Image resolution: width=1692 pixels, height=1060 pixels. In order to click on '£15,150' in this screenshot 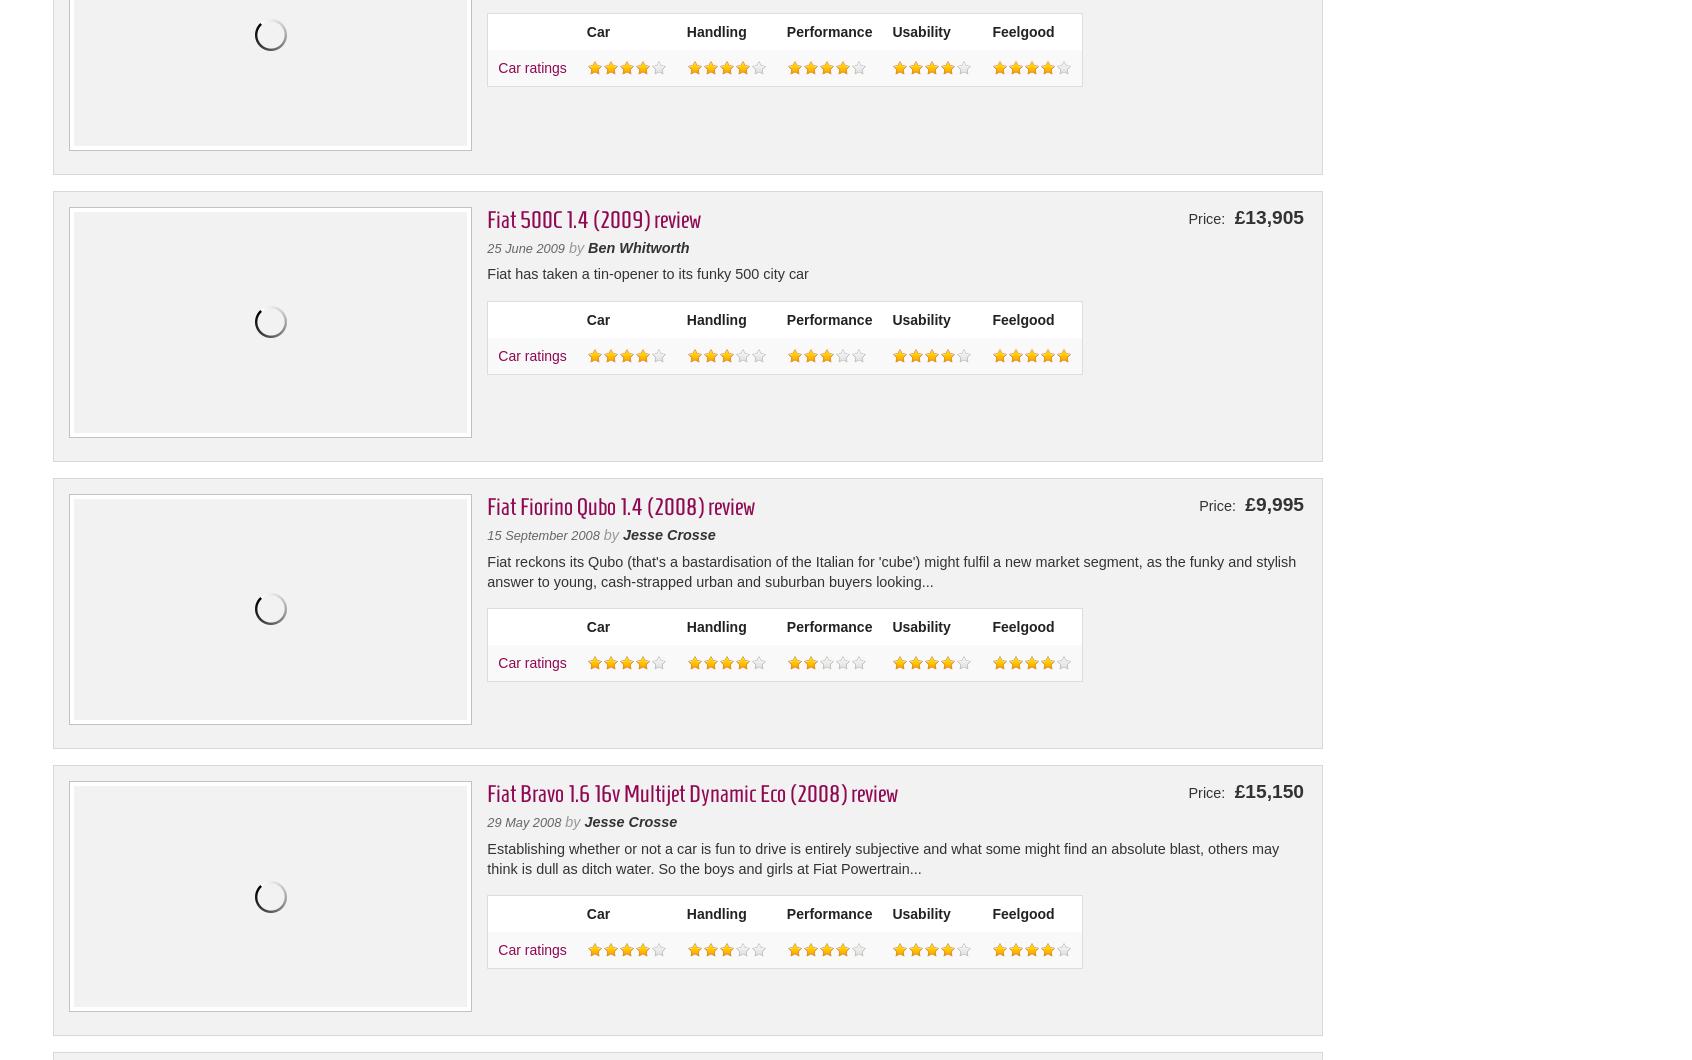, I will do `click(1266, 790)`.